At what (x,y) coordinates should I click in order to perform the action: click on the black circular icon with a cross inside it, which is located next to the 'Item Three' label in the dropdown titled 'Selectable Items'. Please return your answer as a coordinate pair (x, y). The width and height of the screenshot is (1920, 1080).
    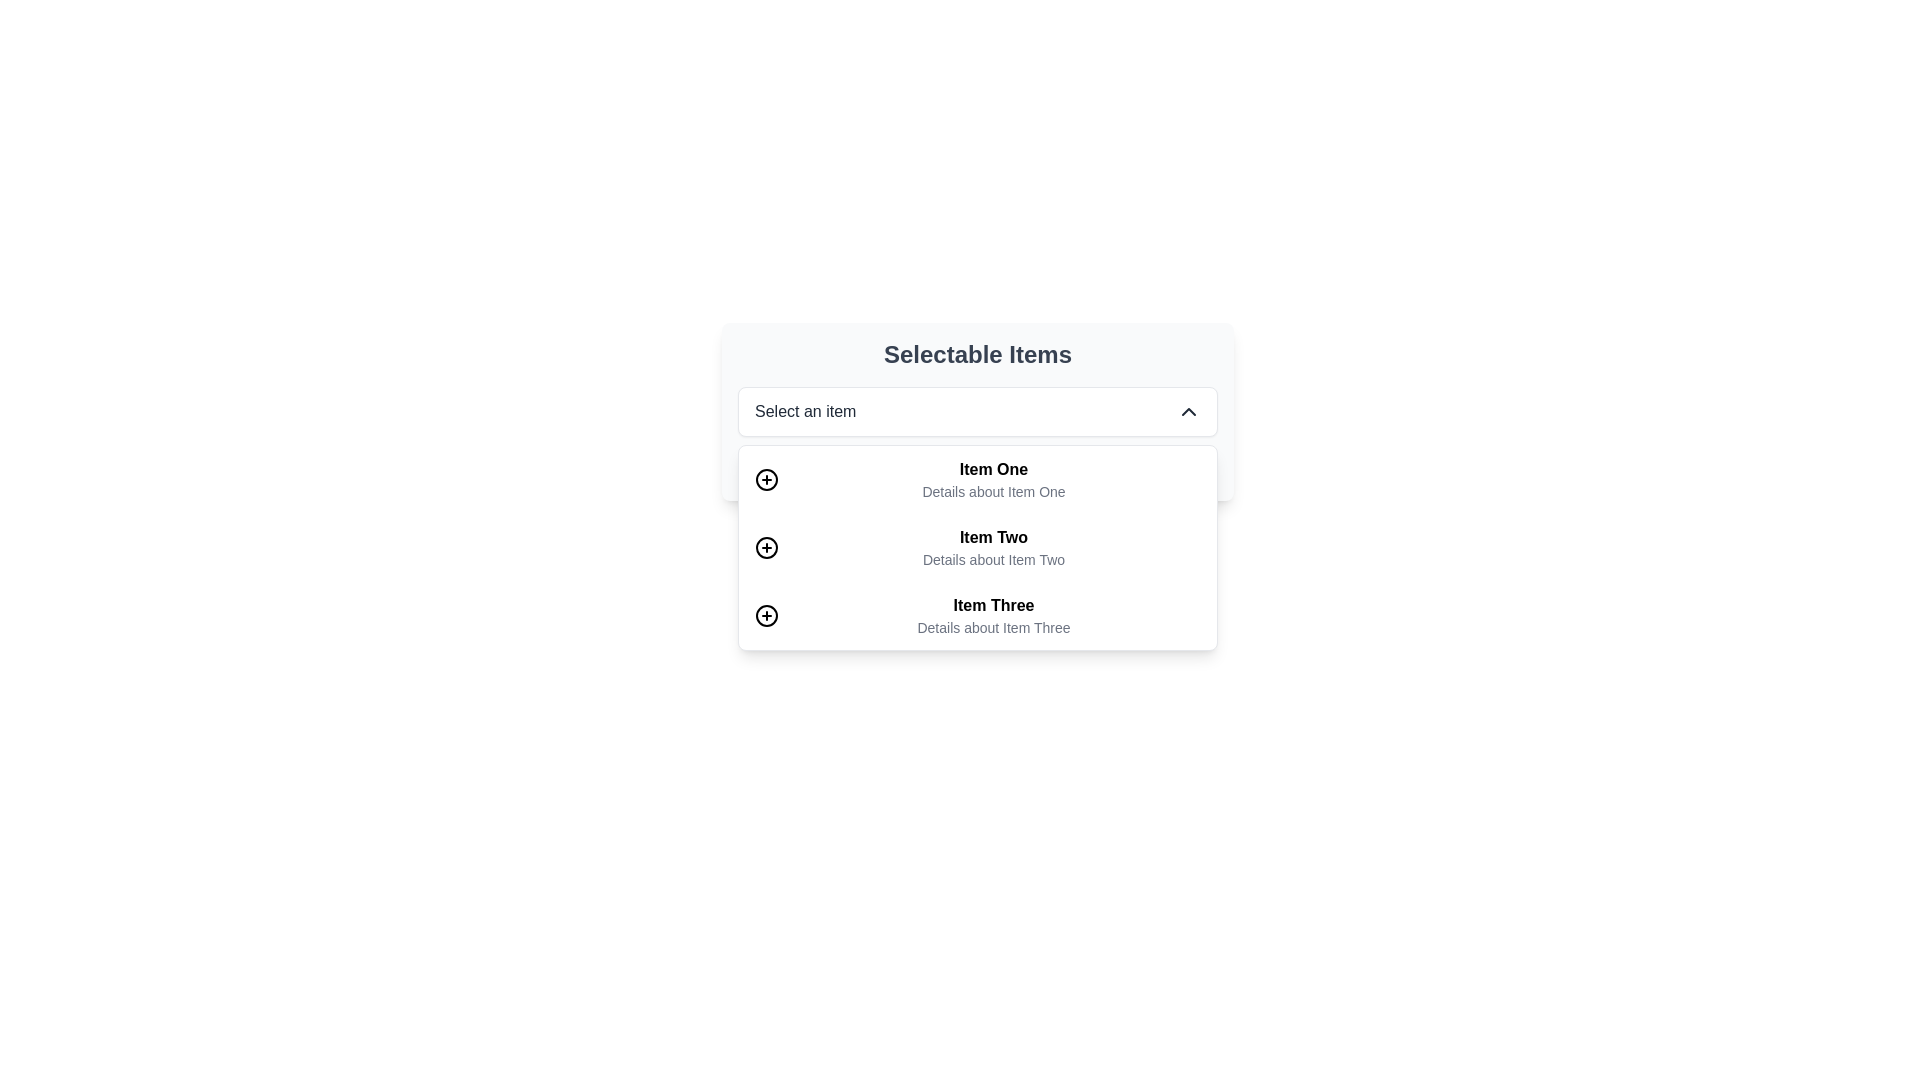
    Looking at the image, I should click on (766, 615).